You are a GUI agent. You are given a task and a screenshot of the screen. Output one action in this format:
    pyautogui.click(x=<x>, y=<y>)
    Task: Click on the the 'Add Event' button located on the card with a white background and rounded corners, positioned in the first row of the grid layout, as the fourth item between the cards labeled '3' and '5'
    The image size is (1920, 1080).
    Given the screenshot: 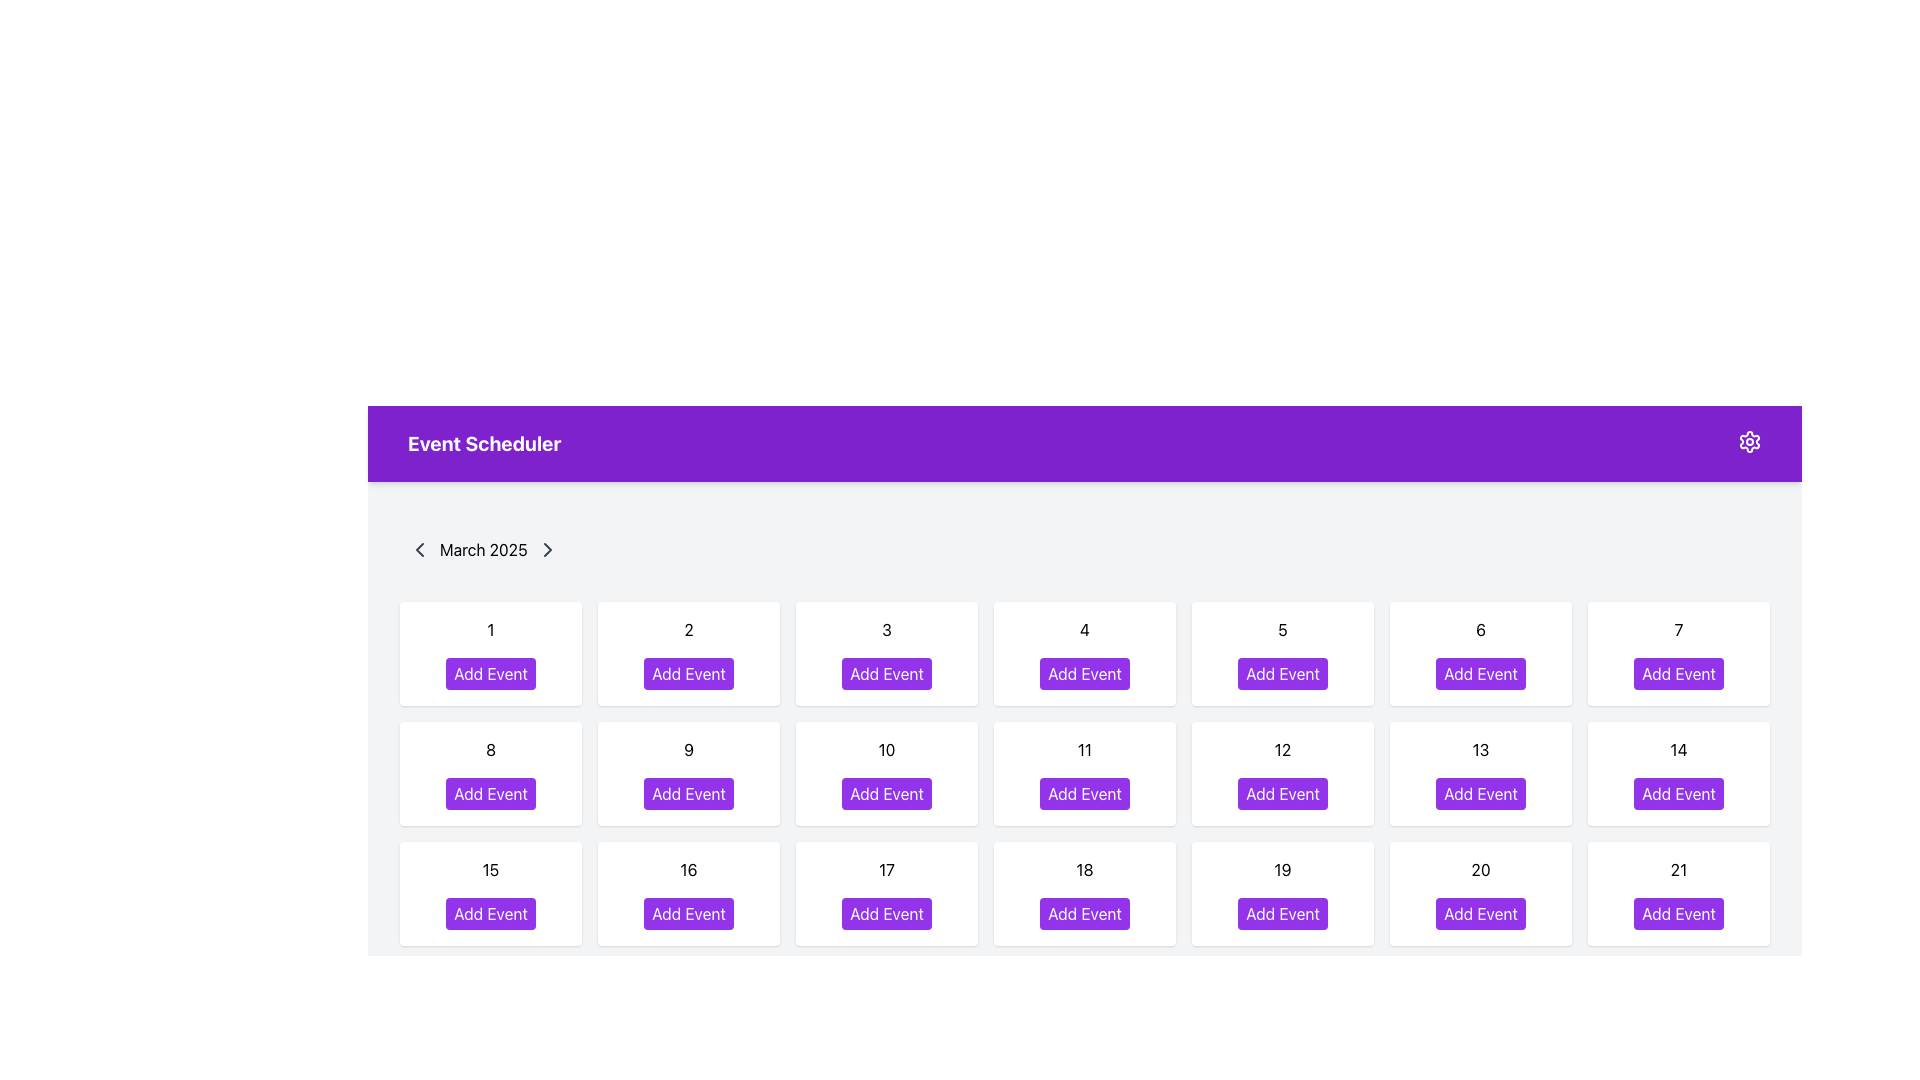 What is the action you would take?
    pyautogui.click(x=1083, y=654)
    